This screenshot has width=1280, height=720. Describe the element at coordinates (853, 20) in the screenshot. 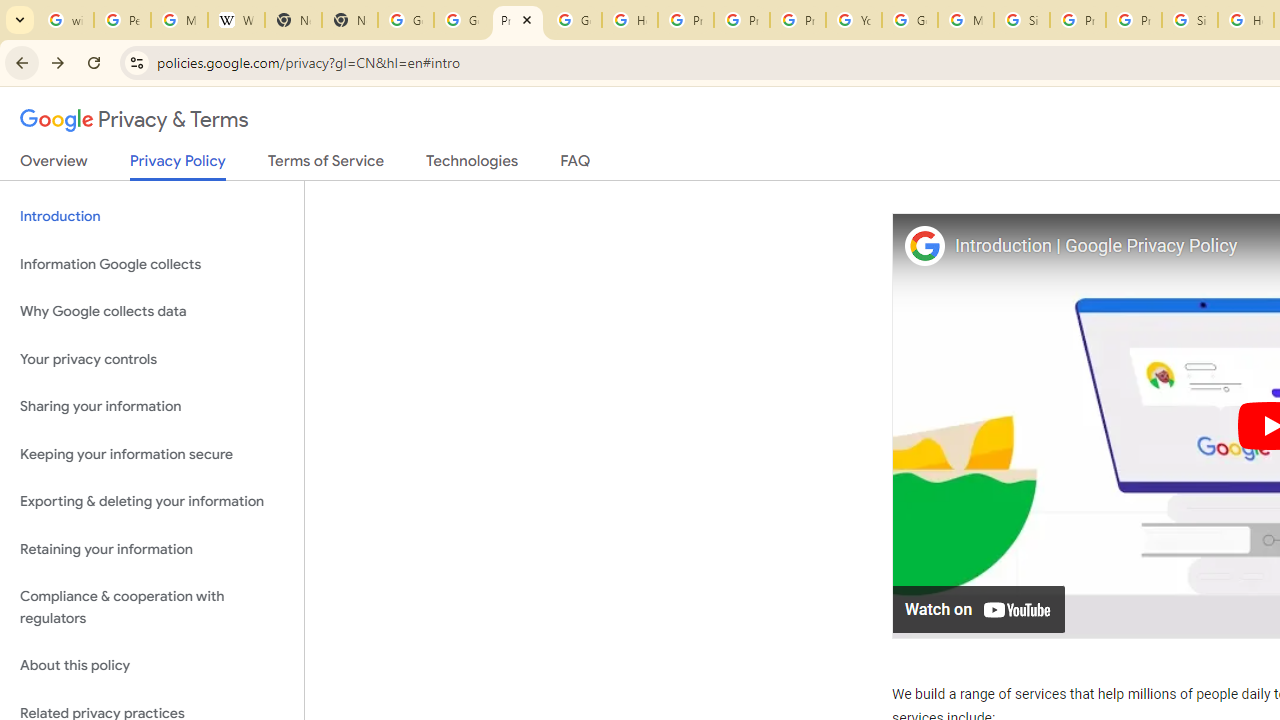

I see `'YouTube'` at that location.